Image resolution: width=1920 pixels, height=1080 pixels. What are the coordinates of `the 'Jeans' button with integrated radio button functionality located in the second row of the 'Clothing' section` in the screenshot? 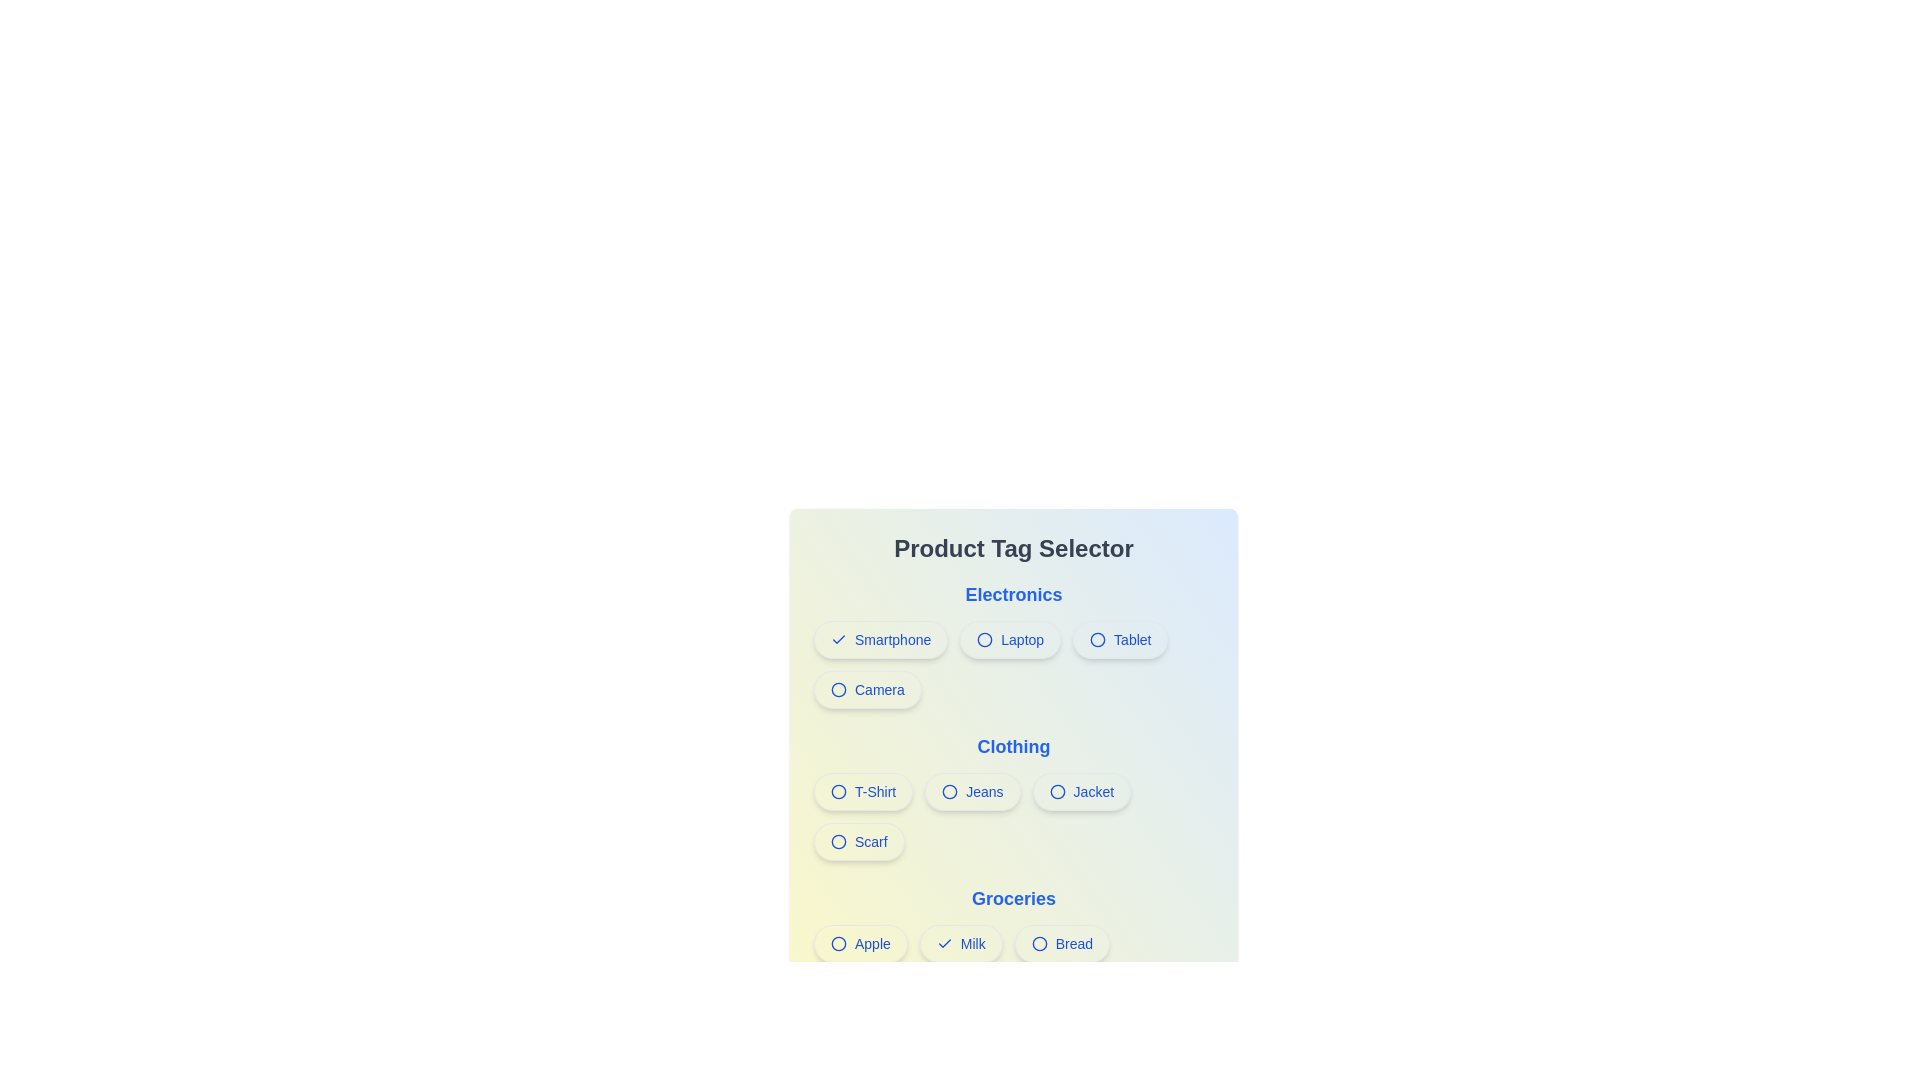 It's located at (972, 790).